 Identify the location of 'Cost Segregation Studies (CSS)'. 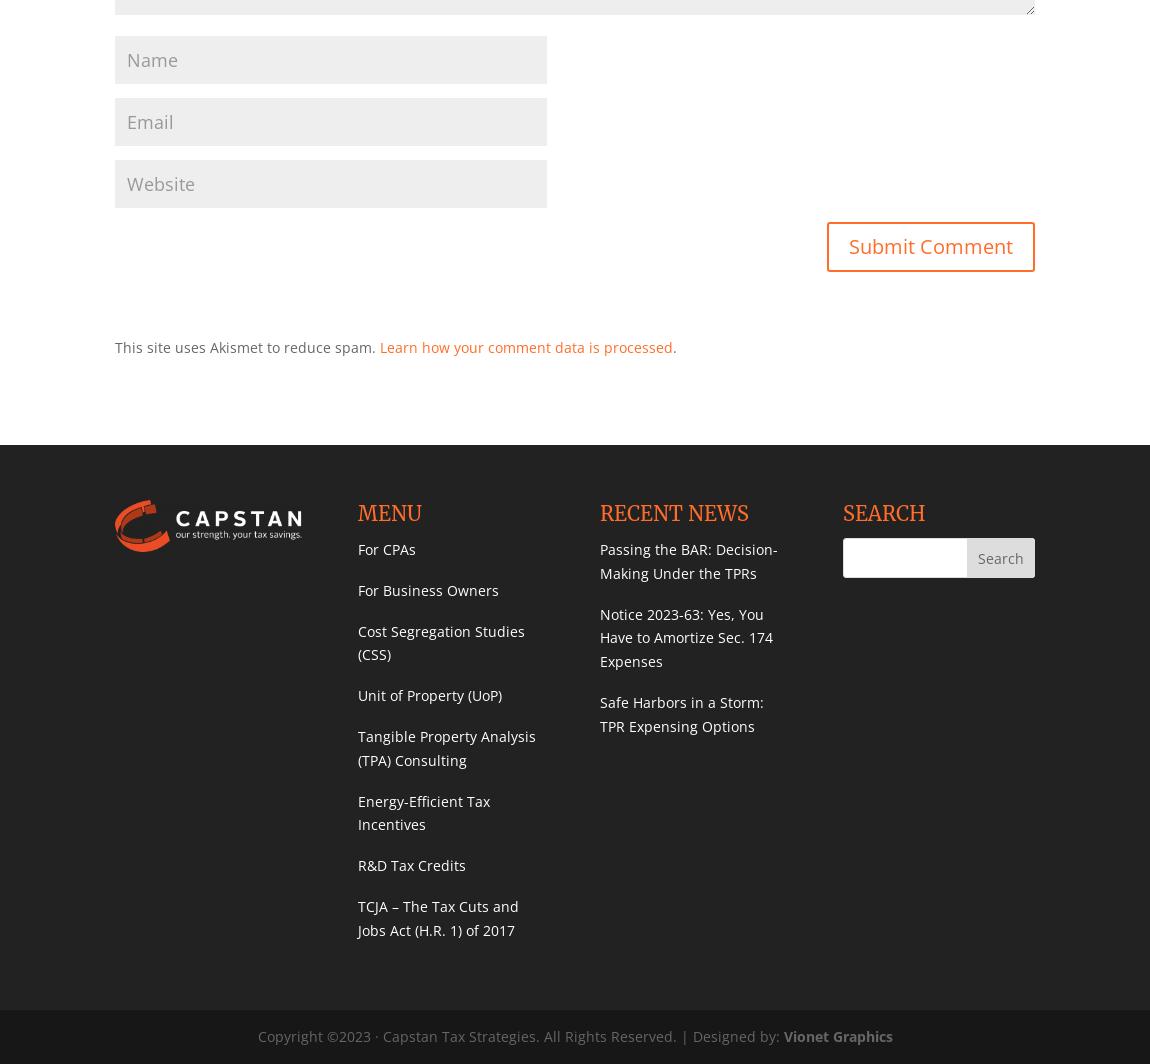
(440, 642).